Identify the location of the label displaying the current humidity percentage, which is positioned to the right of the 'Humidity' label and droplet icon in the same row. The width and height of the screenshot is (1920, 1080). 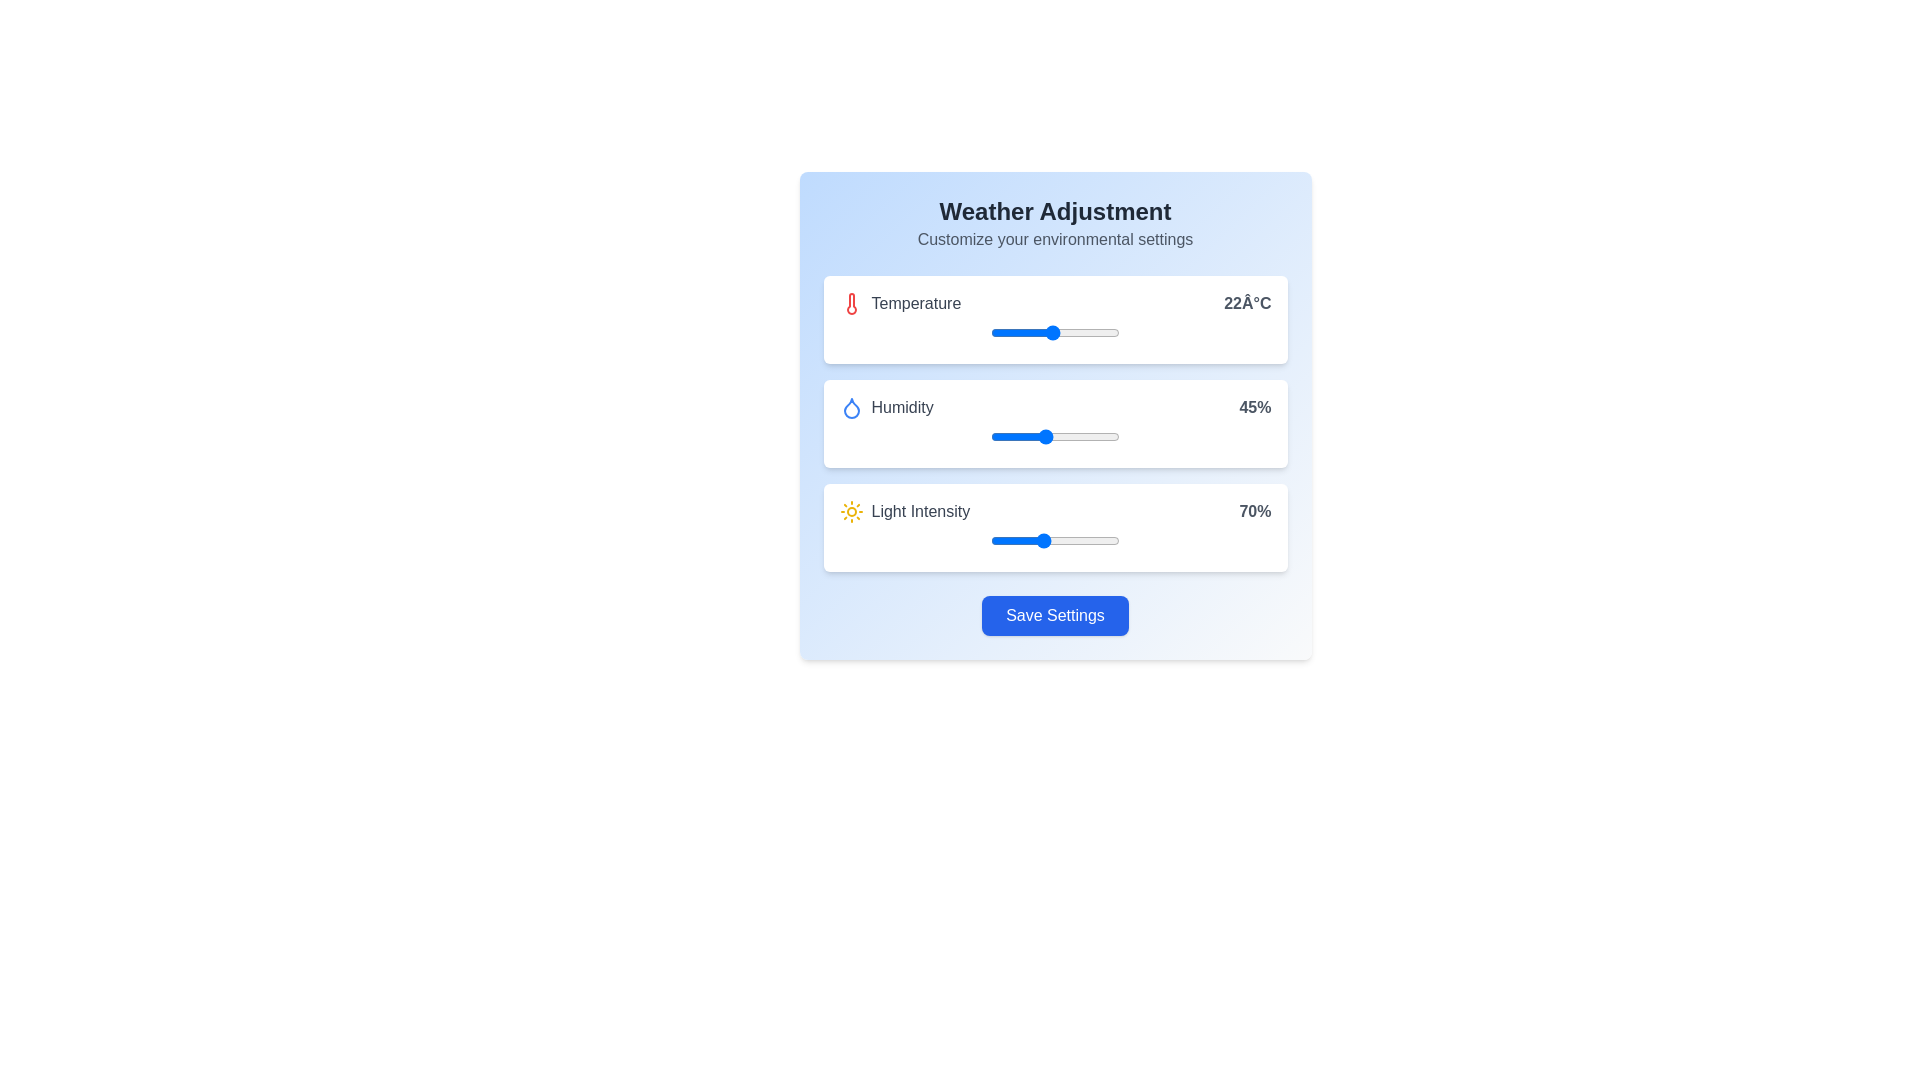
(1254, 407).